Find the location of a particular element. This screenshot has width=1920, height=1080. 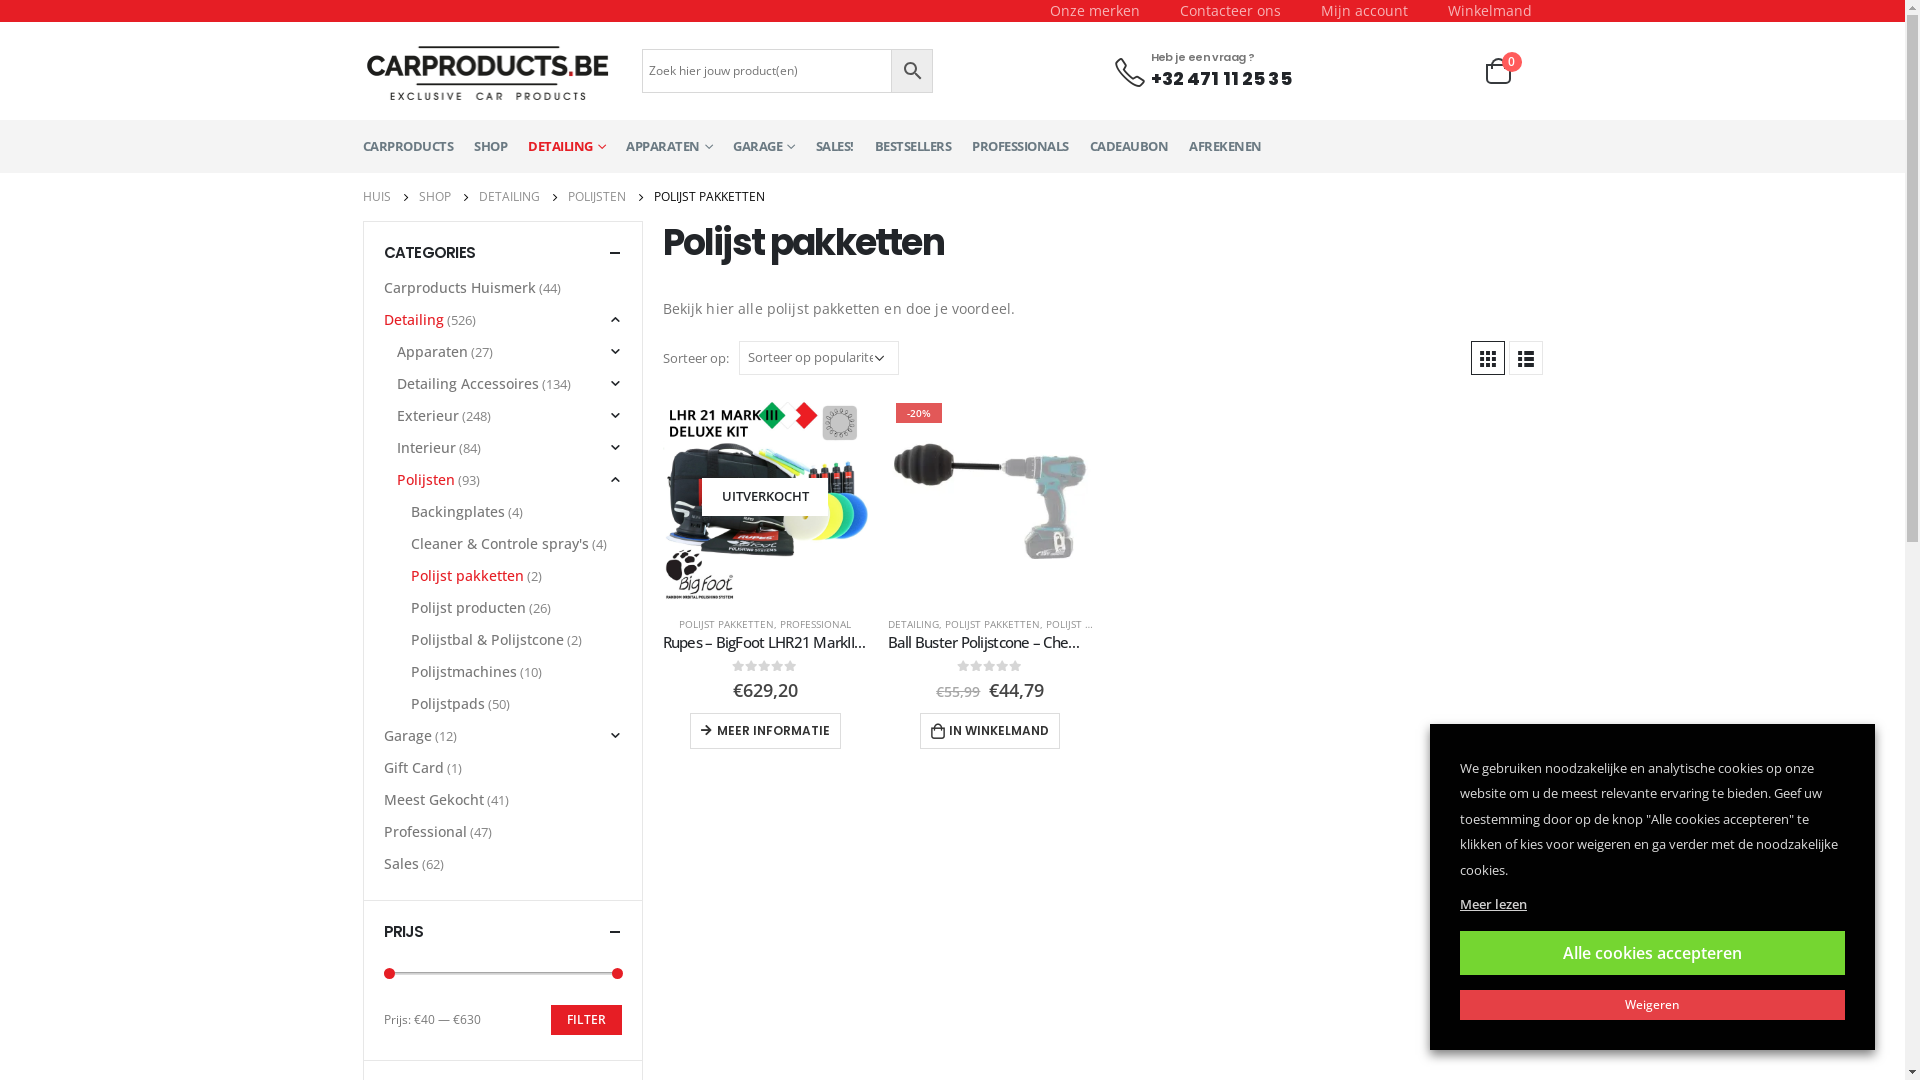

'Gift Card' is located at coordinates (412, 766).